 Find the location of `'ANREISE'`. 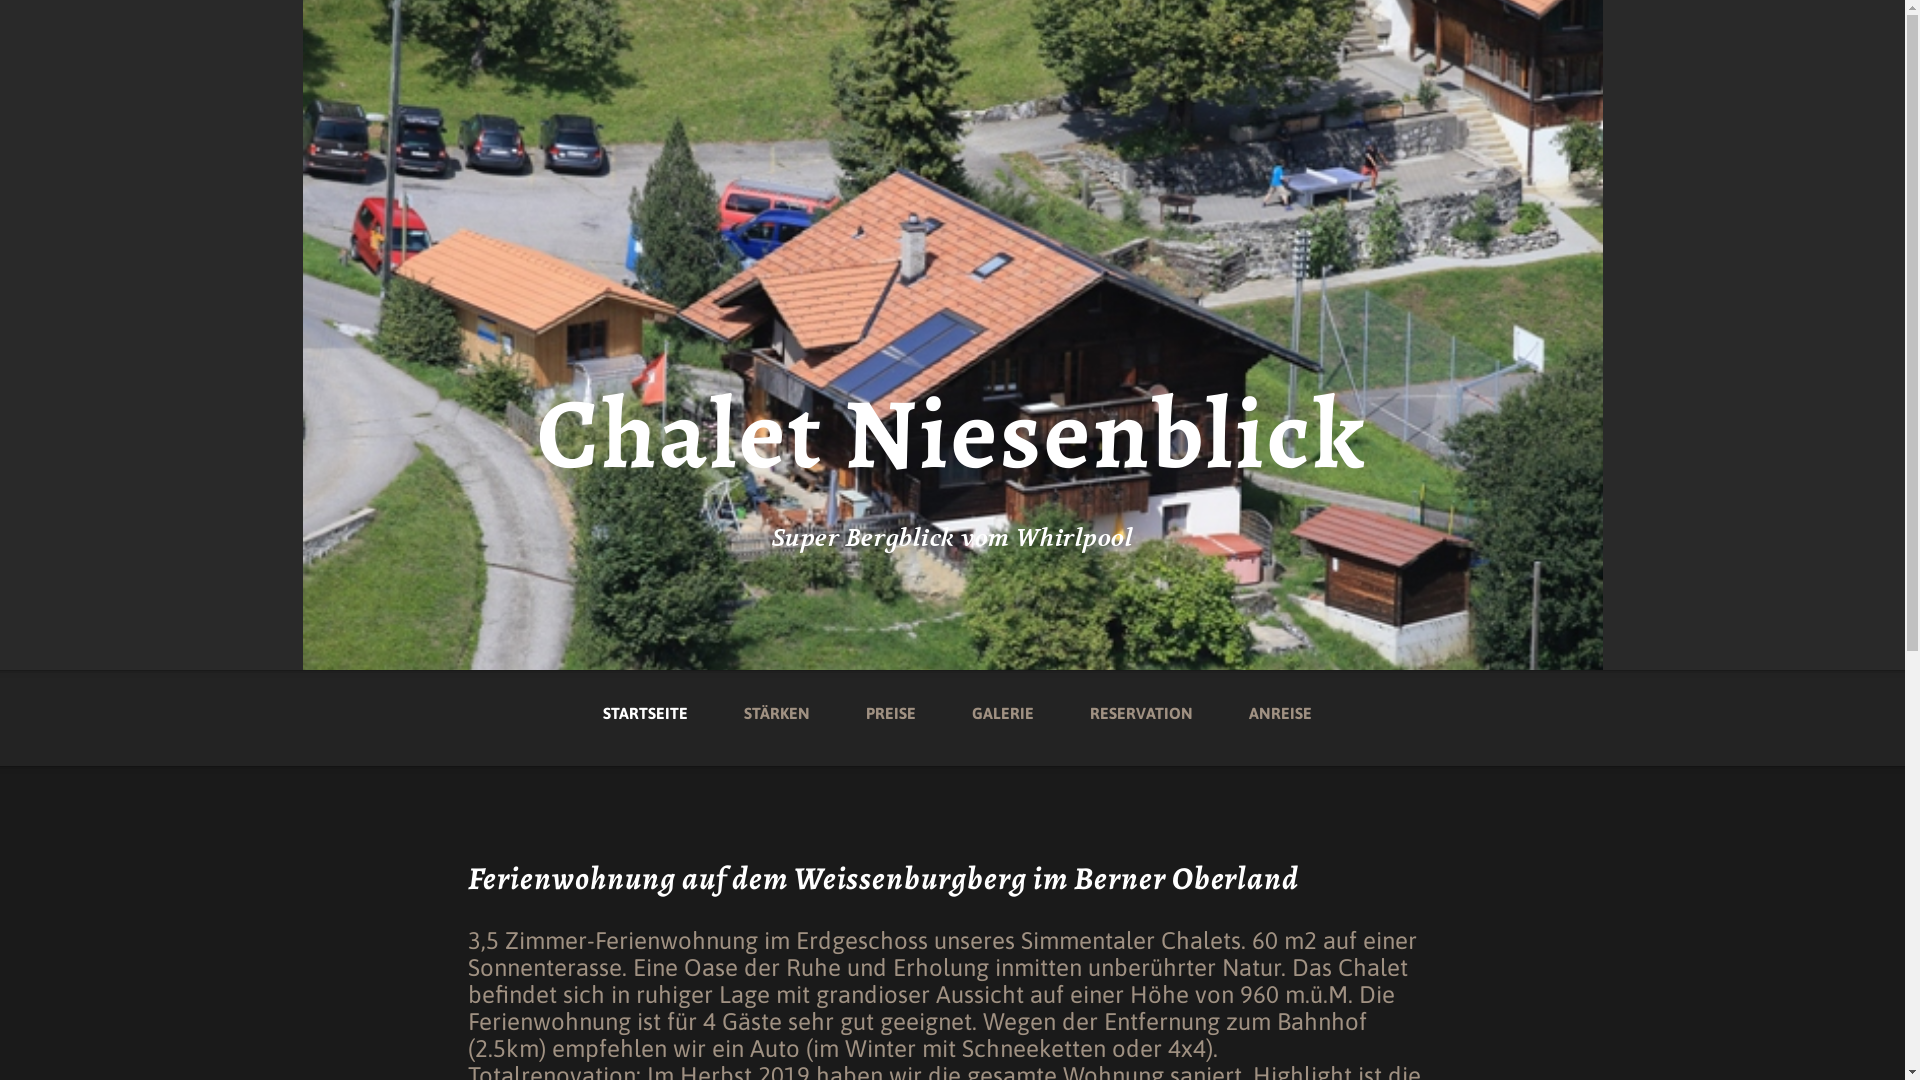

'ANREISE' is located at coordinates (1280, 698).